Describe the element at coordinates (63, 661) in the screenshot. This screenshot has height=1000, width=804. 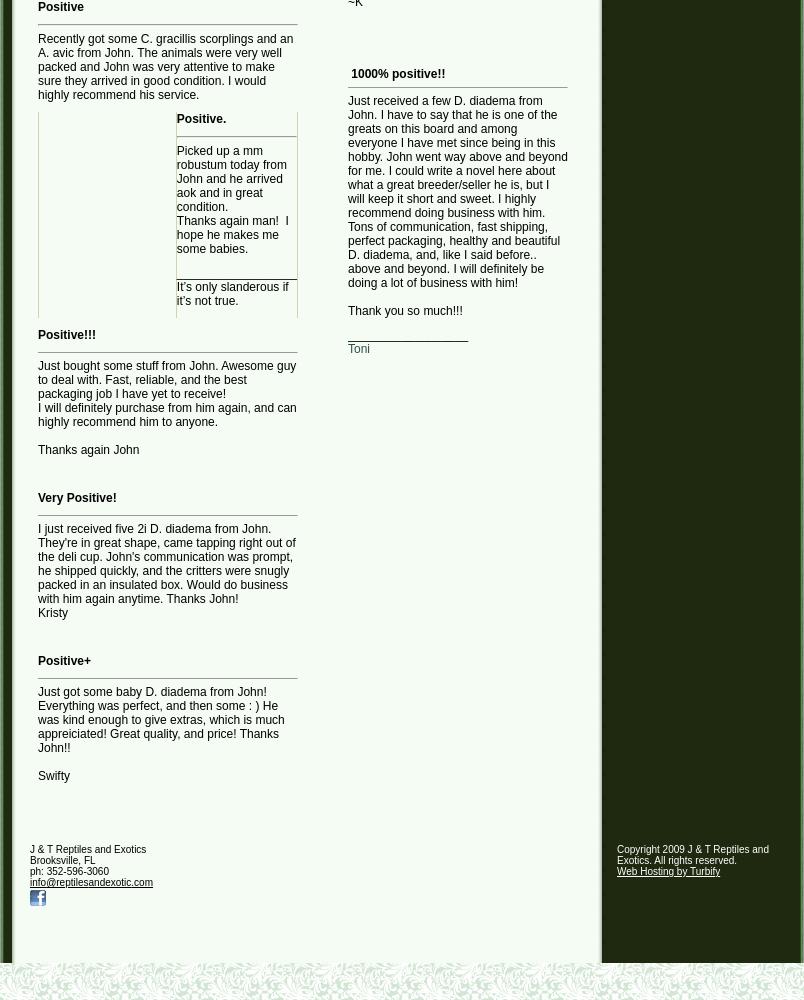
I see `'Positive+'` at that location.